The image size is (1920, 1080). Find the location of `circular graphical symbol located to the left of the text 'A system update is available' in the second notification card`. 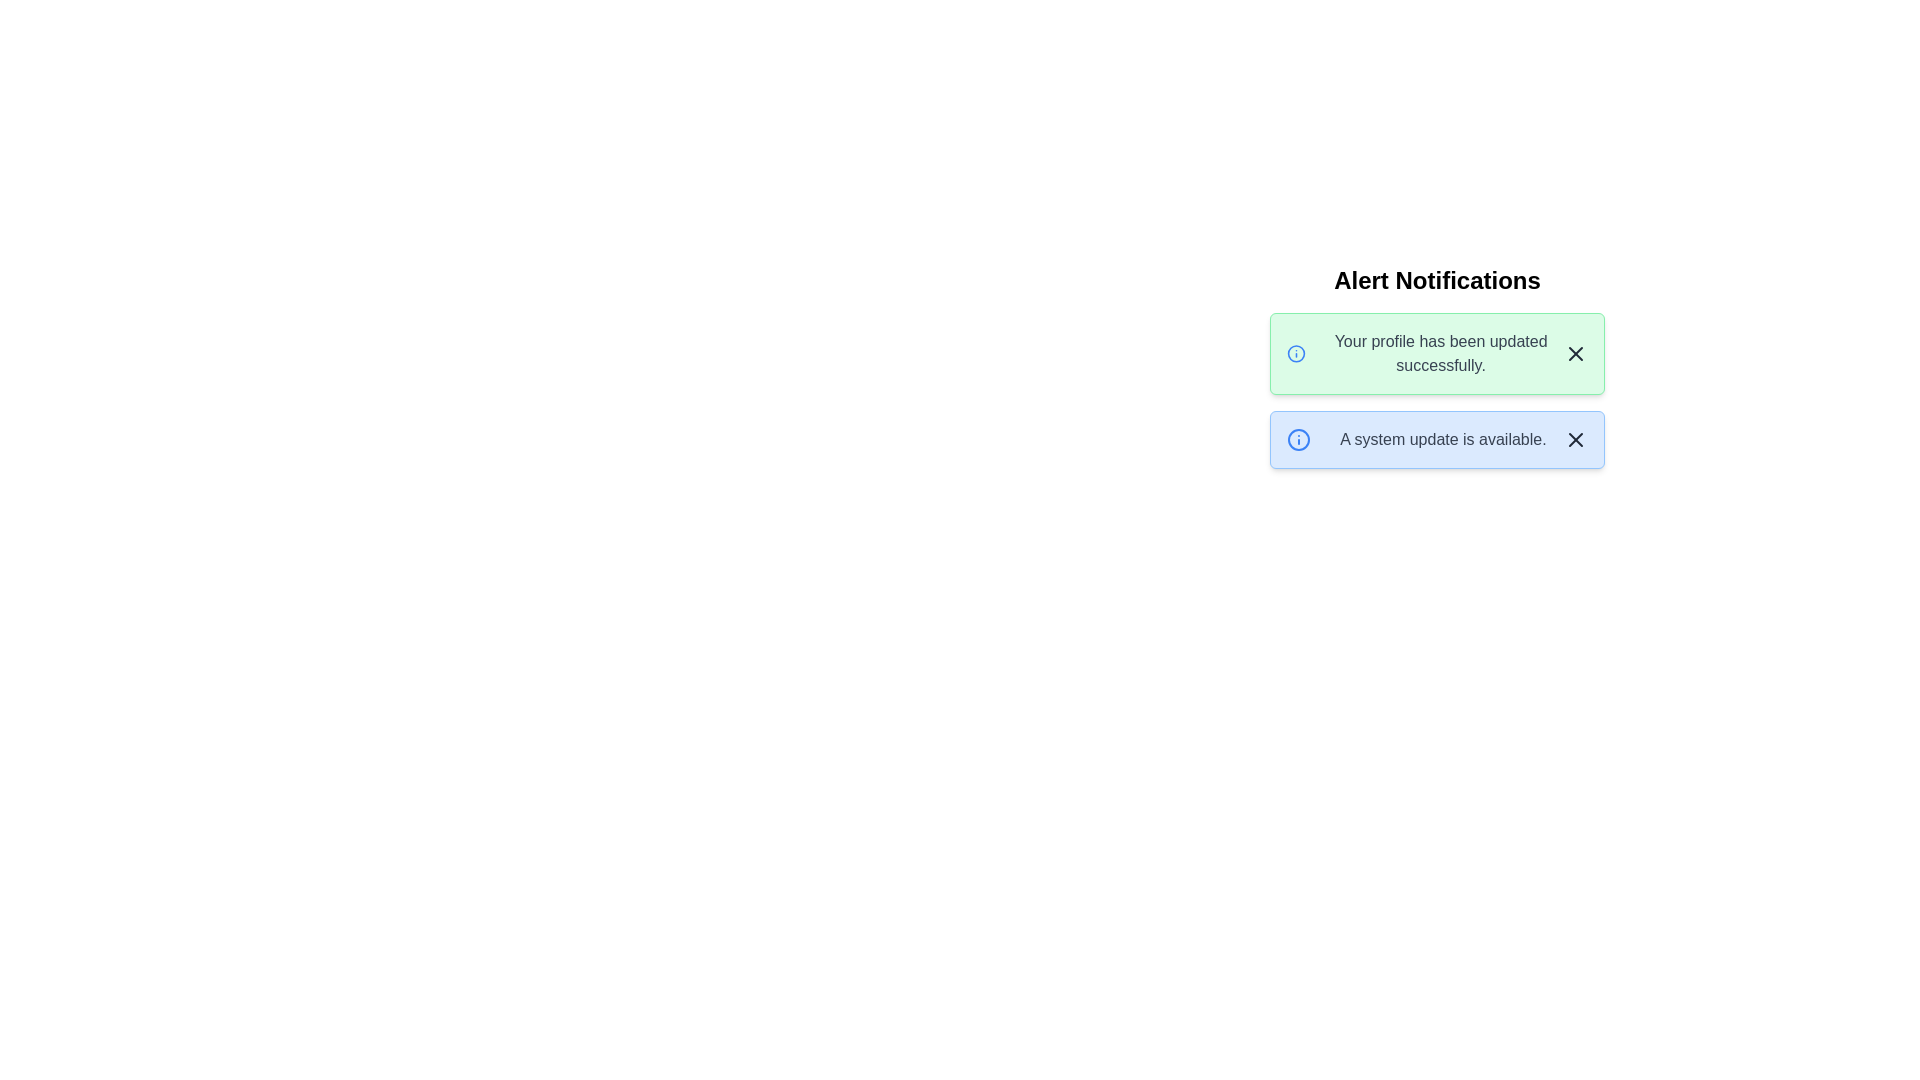

circular graphical symbol located to the left of the text 'A system update is available' in the second notification card is located at coordinates (1299, 438).